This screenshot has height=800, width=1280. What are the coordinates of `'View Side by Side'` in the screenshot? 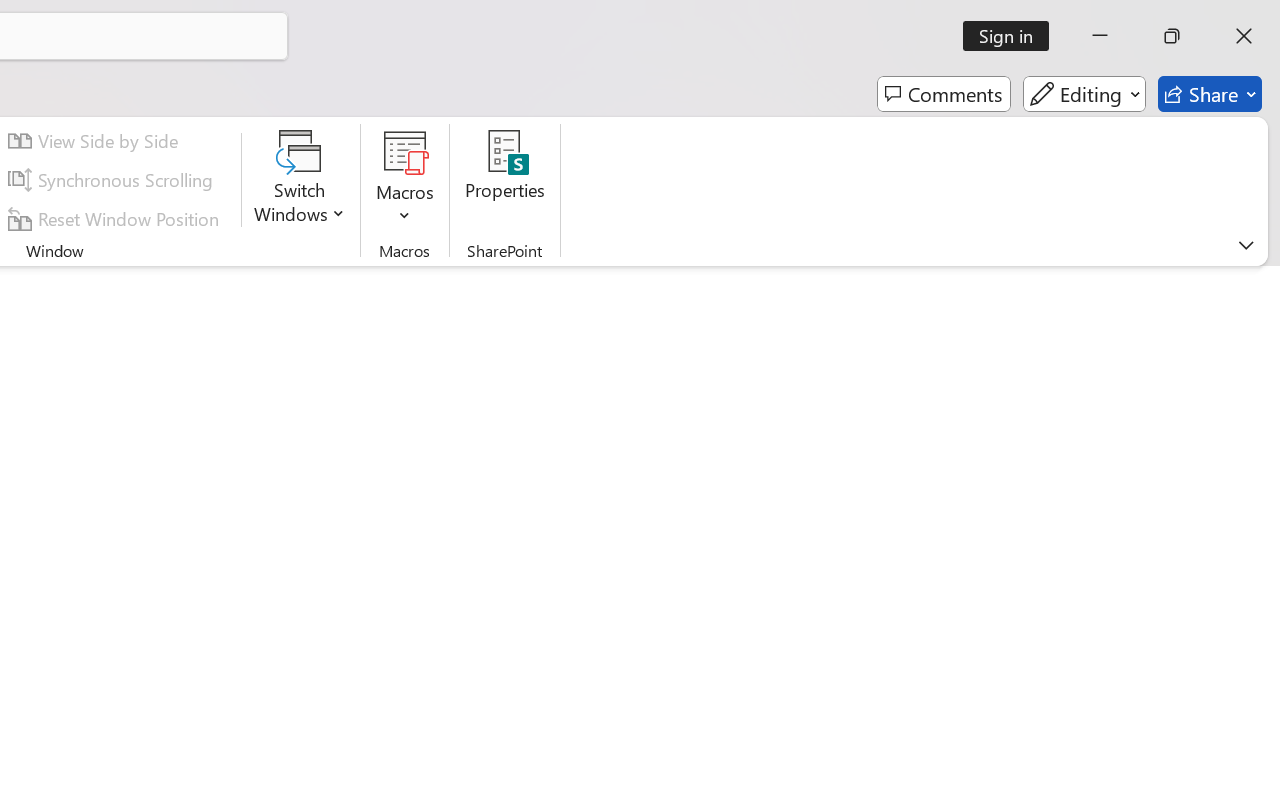 It's located at (95, 141).